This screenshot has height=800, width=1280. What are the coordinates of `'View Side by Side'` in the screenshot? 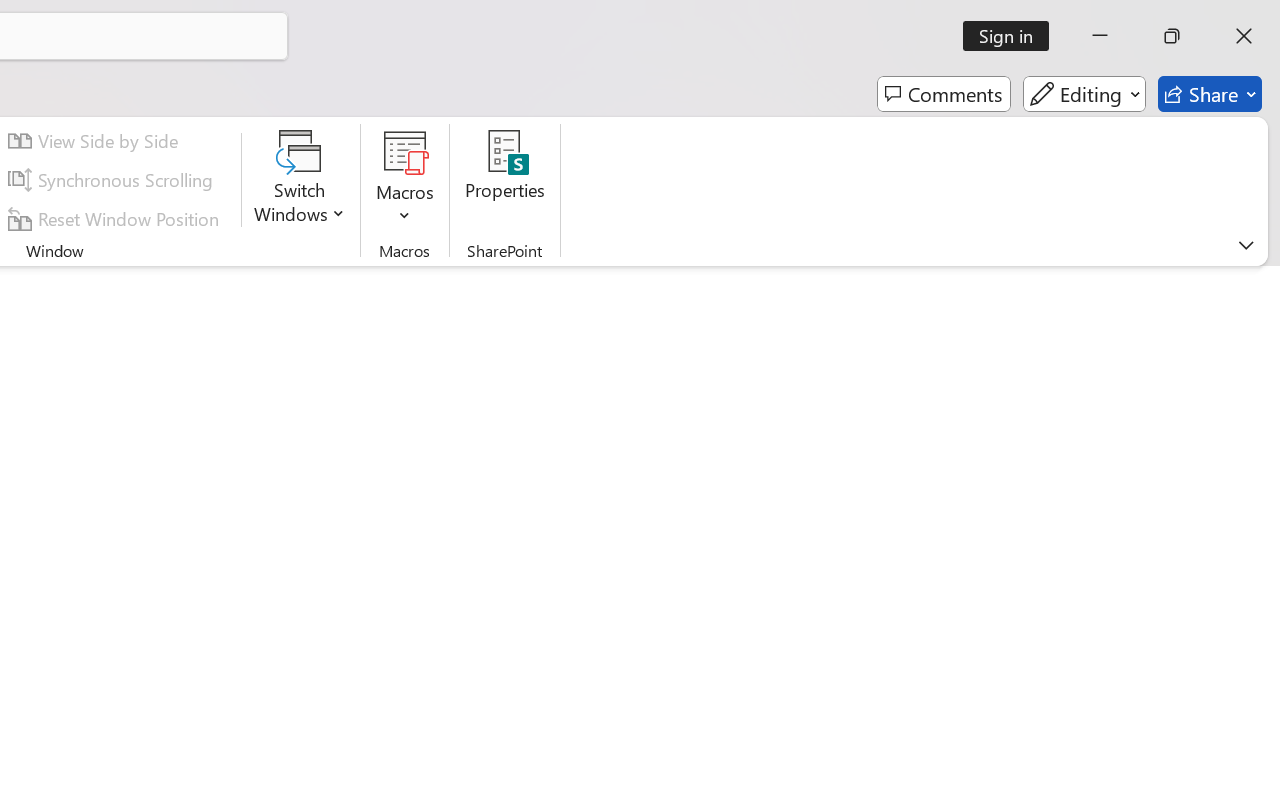 It's located at (95, 141).